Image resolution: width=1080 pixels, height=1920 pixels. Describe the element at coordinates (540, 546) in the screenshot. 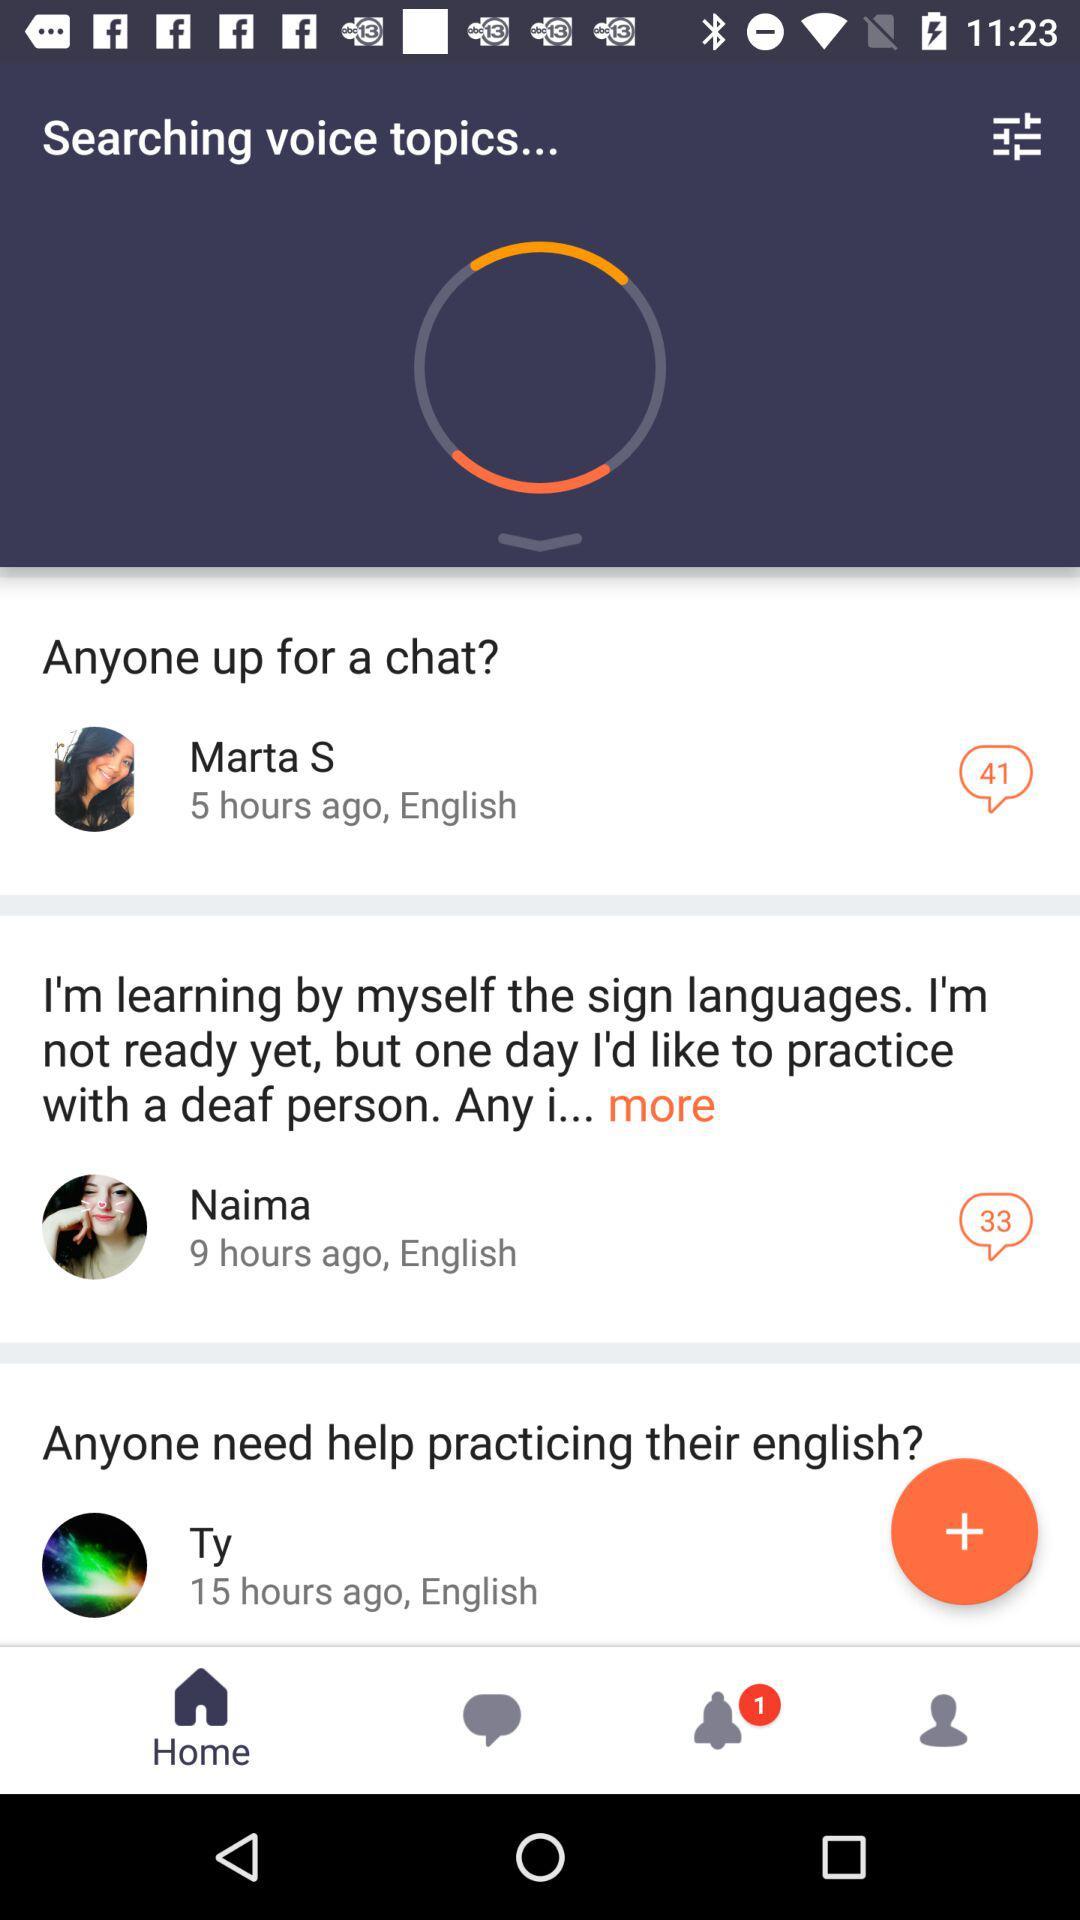

I see `down option` at that location.